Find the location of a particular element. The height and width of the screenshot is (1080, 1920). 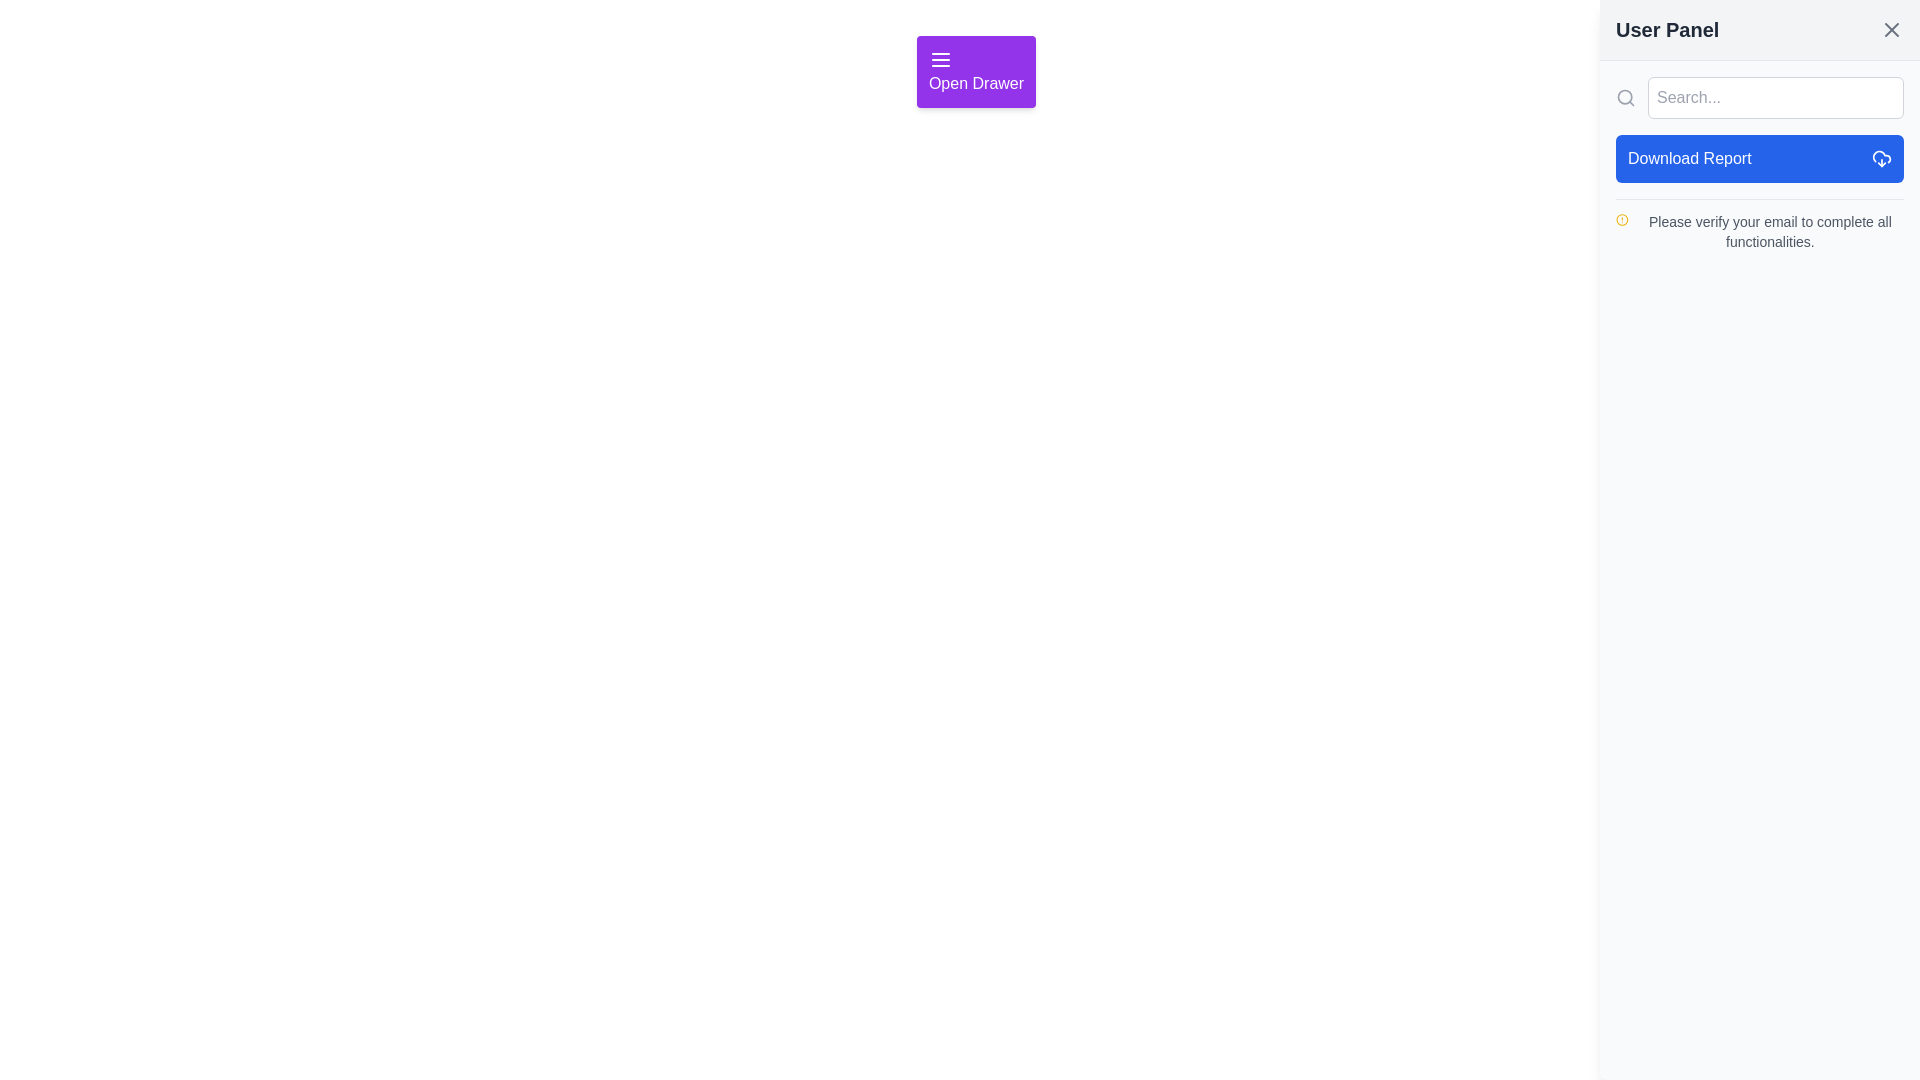

the download icon located to the right of the 'Download Report' button in the User Panel to initiate the download action is located at coordinates (1880, 157).